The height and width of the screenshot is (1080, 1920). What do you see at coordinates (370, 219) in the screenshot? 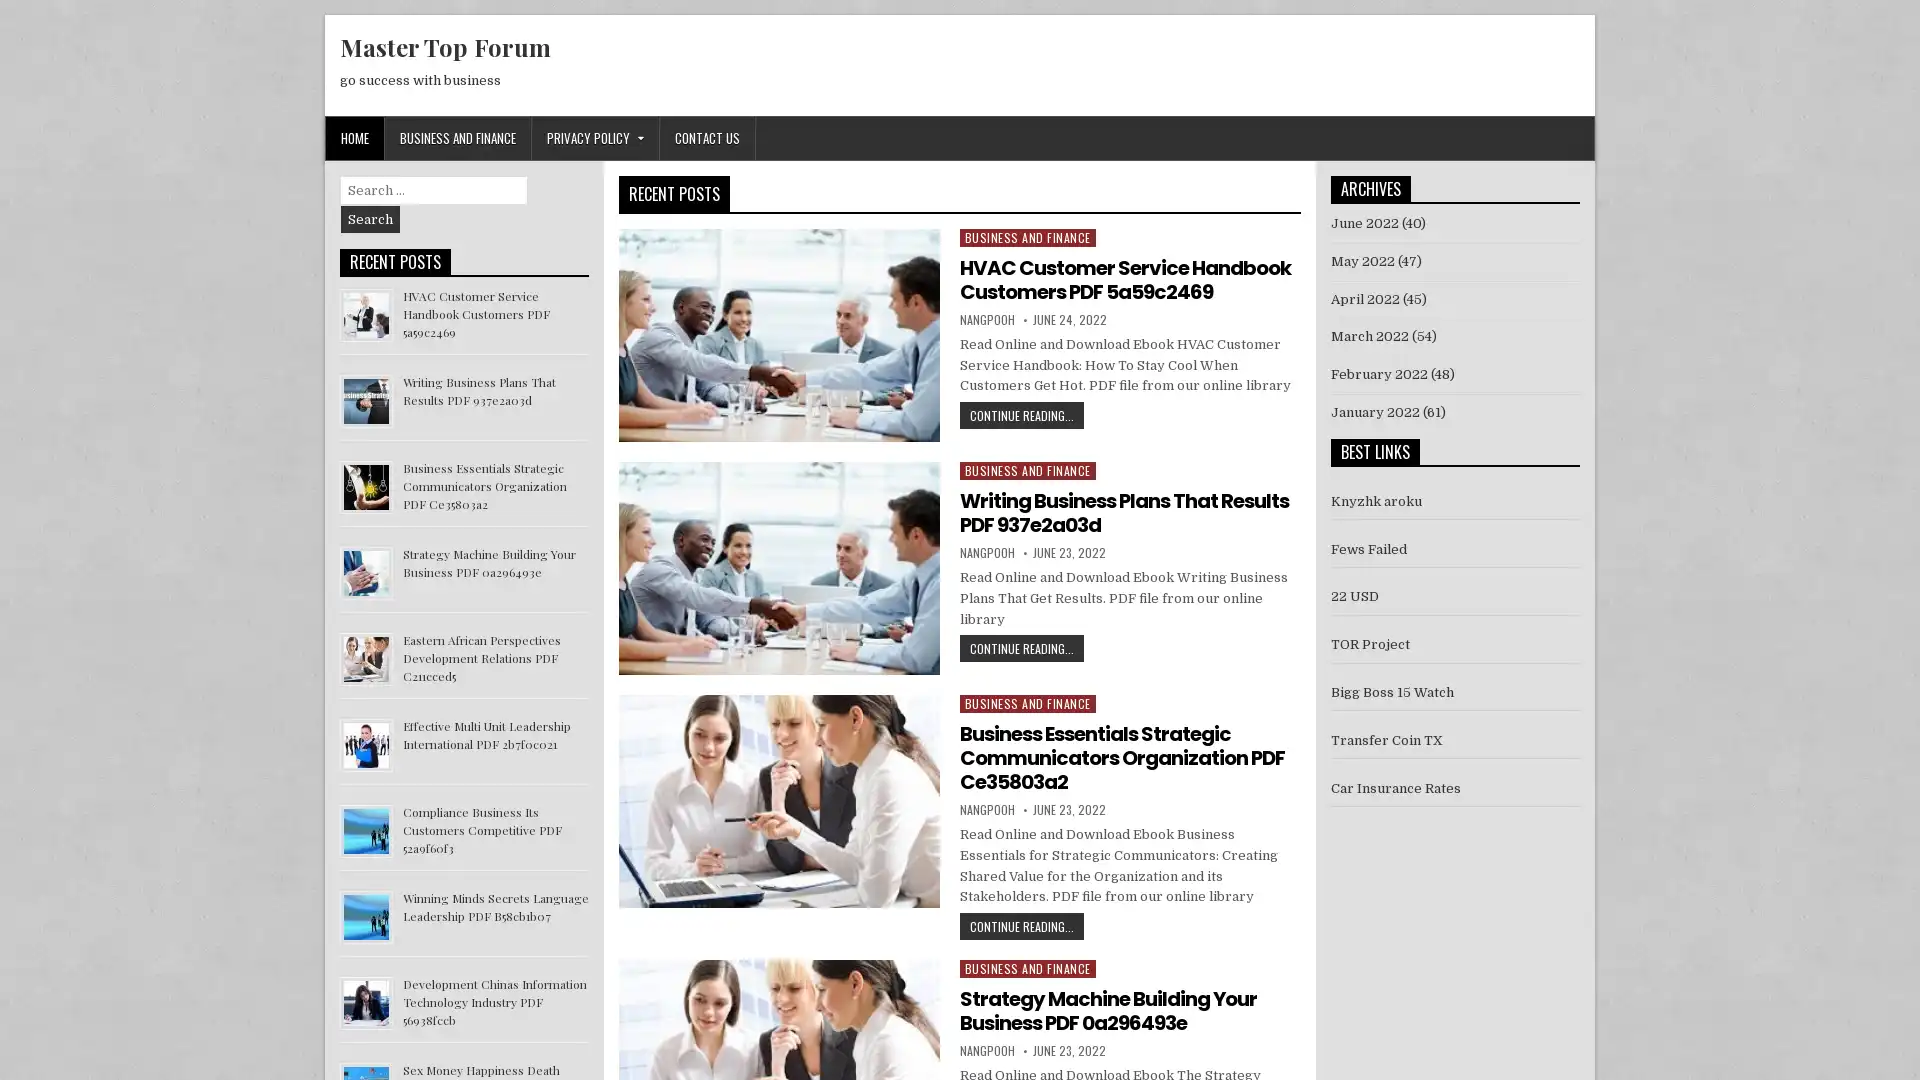
I see `Search` at bounding box center [370, 219].